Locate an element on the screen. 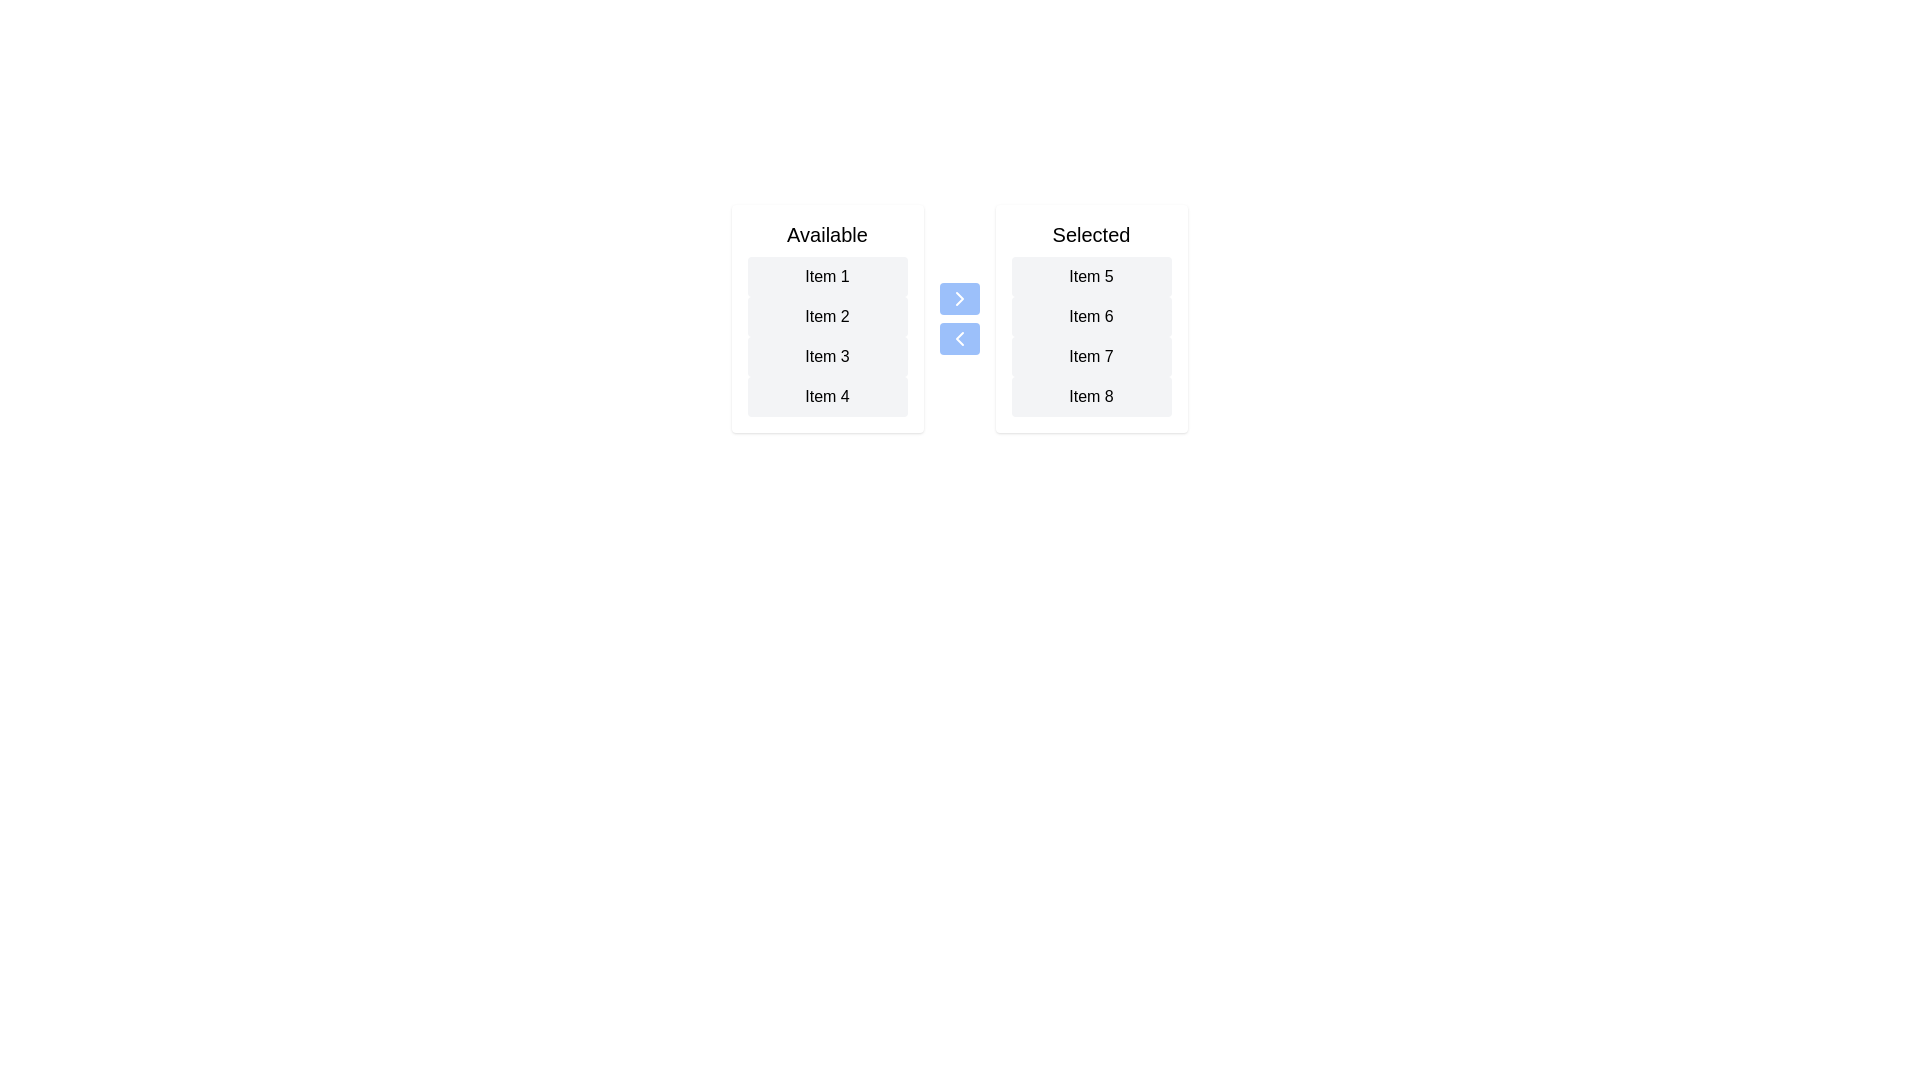  'Item 3' is located at coordinates (827, 335).